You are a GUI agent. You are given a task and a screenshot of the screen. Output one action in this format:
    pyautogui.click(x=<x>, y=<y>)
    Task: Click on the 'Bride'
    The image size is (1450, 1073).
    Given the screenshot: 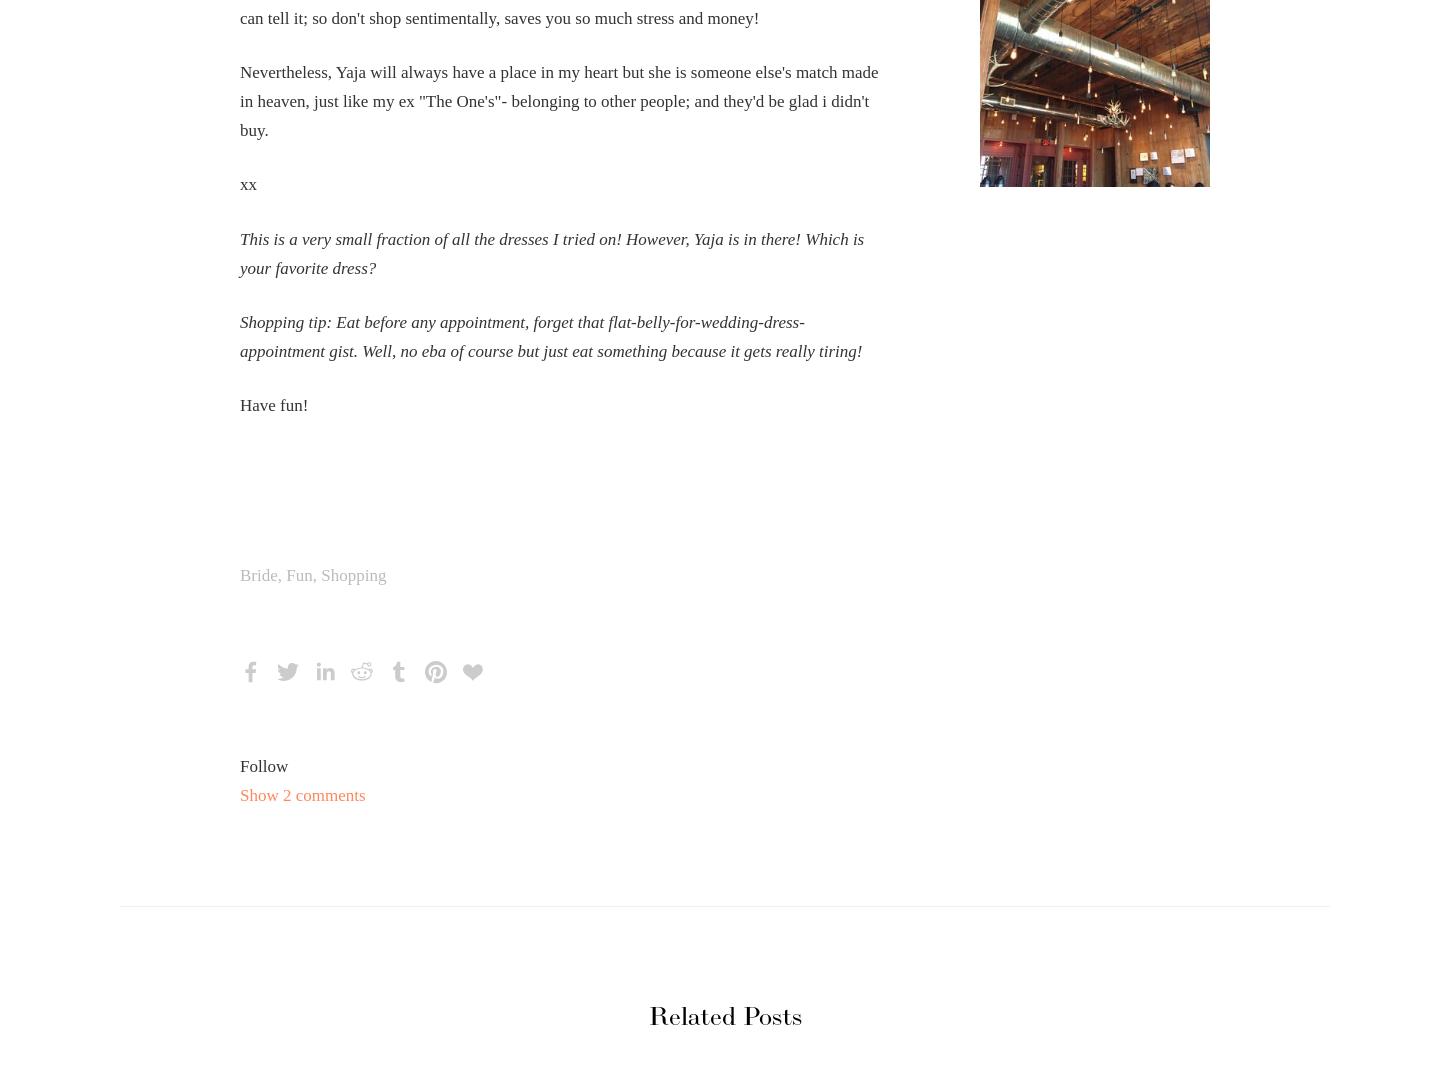 What is the action you would take?
    pyautogui.click(x=238, y=575)
    